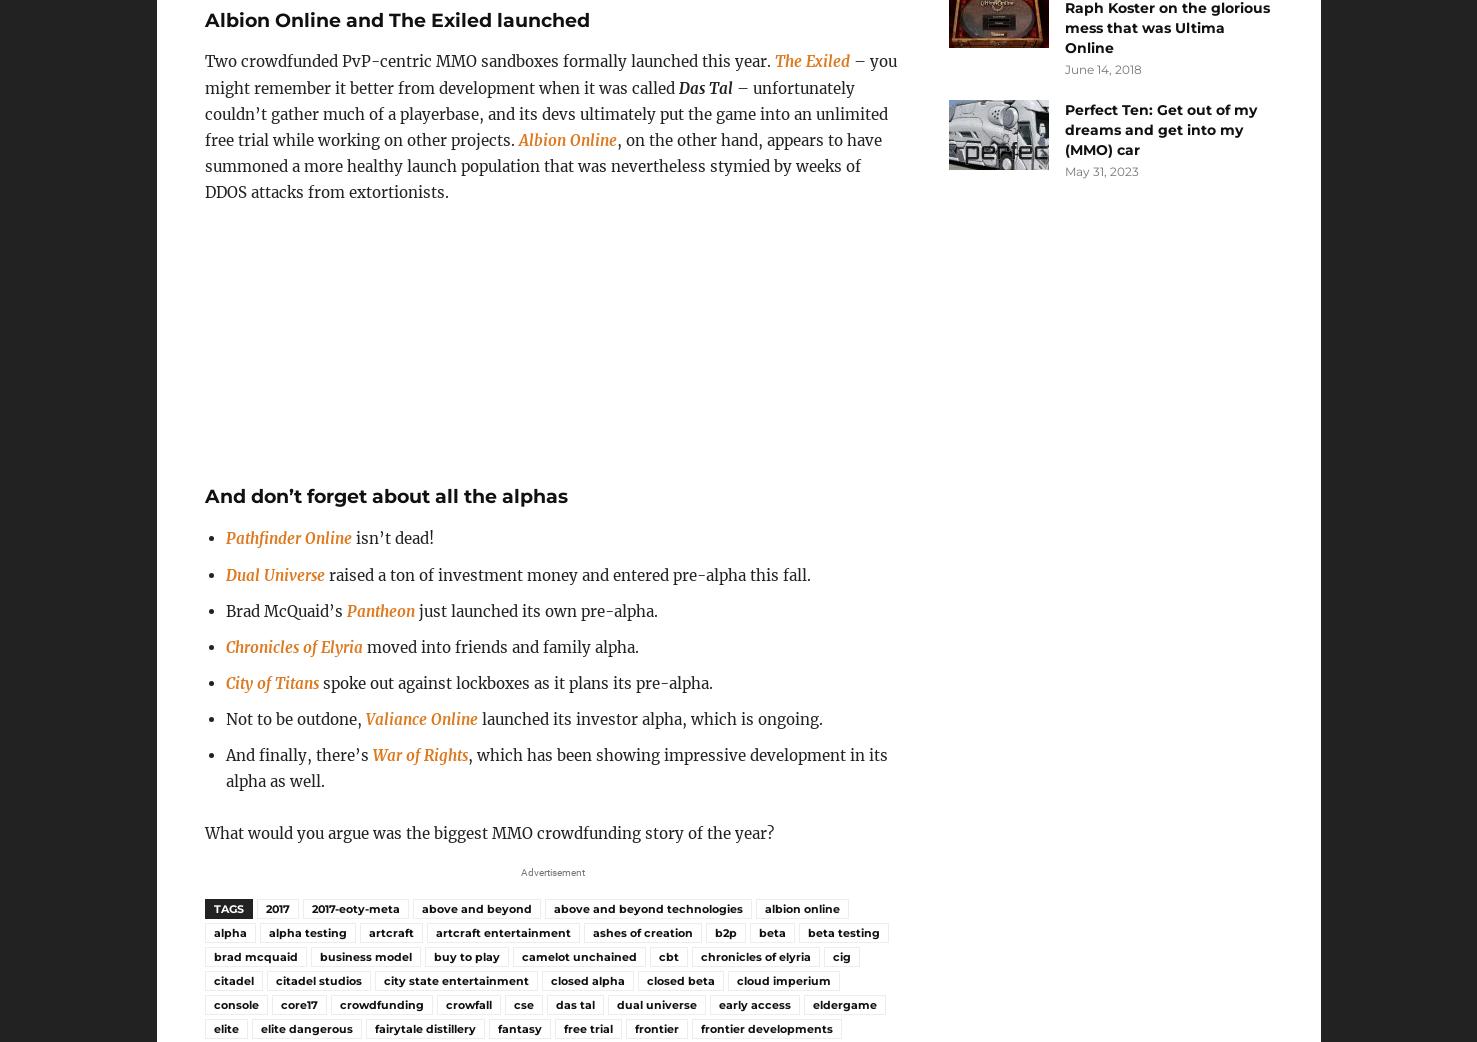 Image resolution: width=1477 pixels, height=1042 pixels. I want to click on 'beta testing', so click(842, 932).